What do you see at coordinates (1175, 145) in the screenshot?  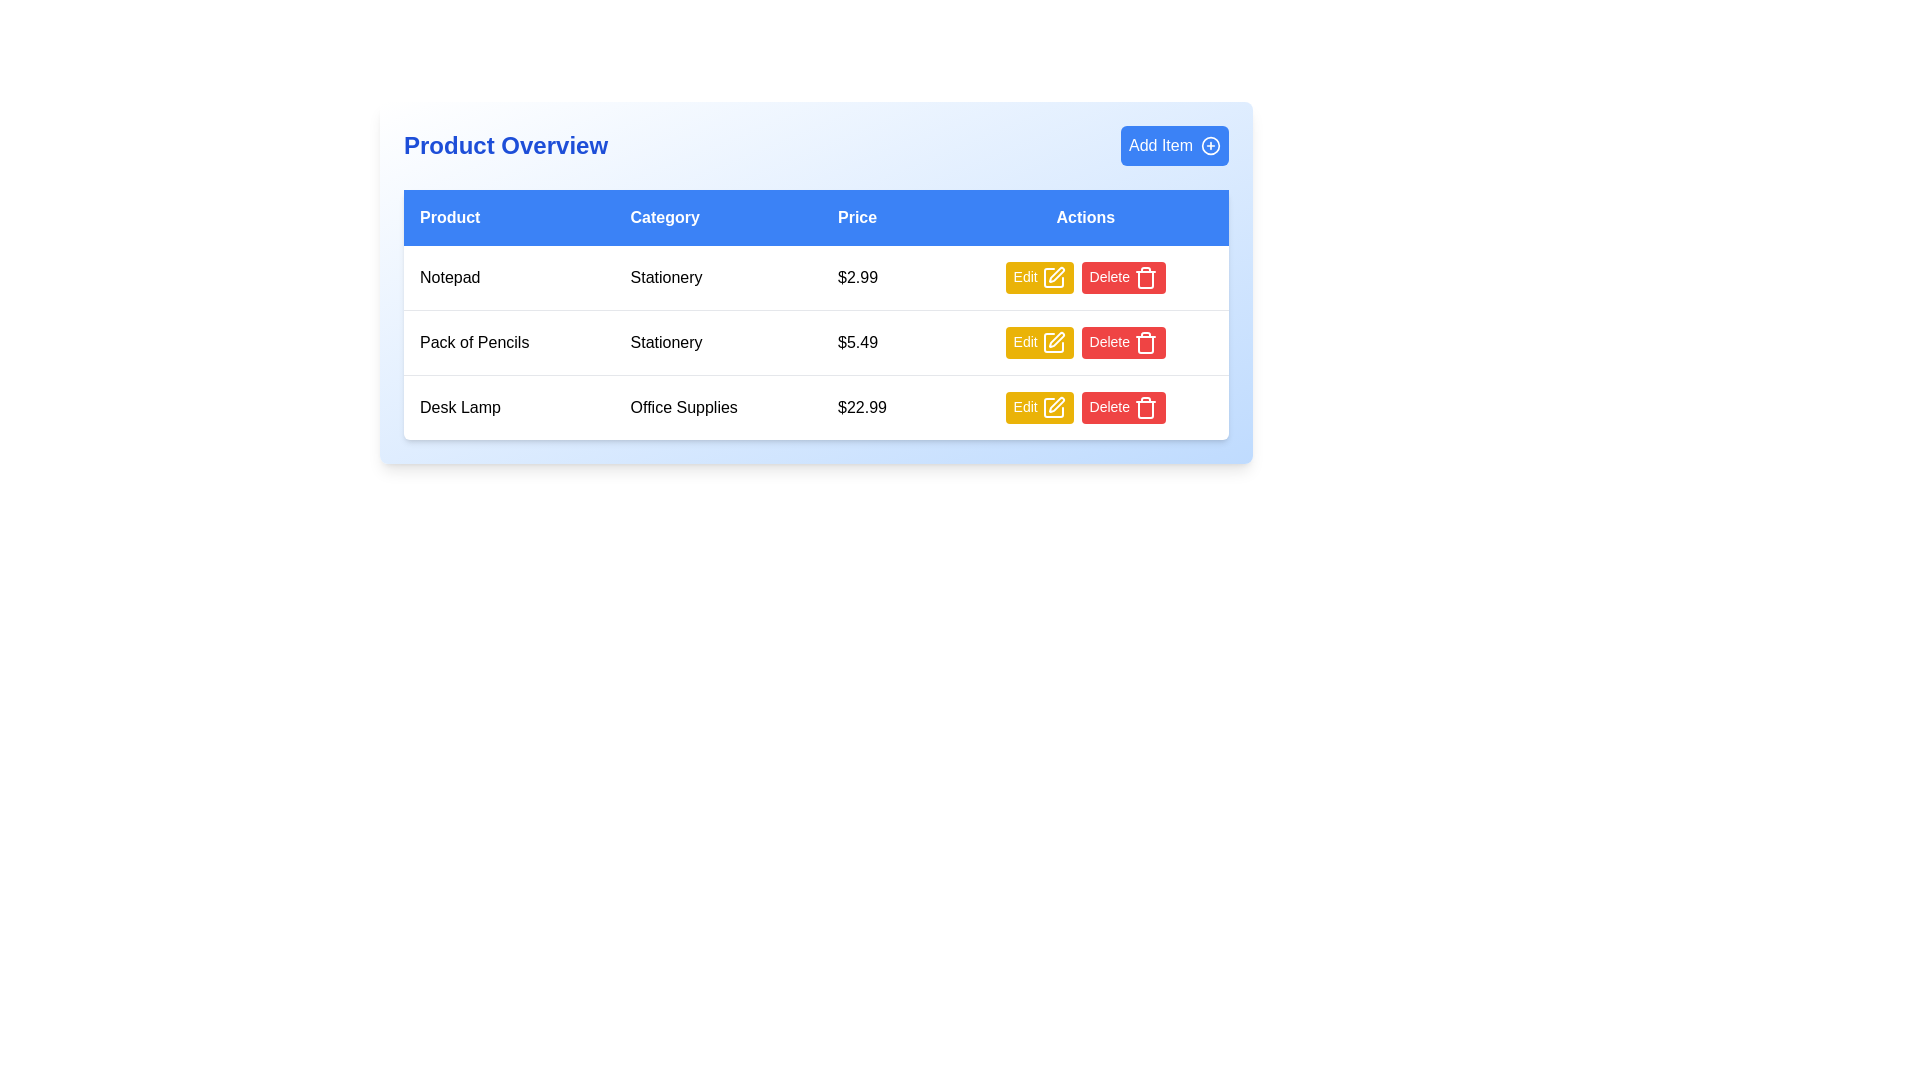 I see `the blue 'Add Item' button located in the top-right corner of the 'Product Overview' section, which has a white circular plus icon next to the text` at bounding box center [1175, 145].